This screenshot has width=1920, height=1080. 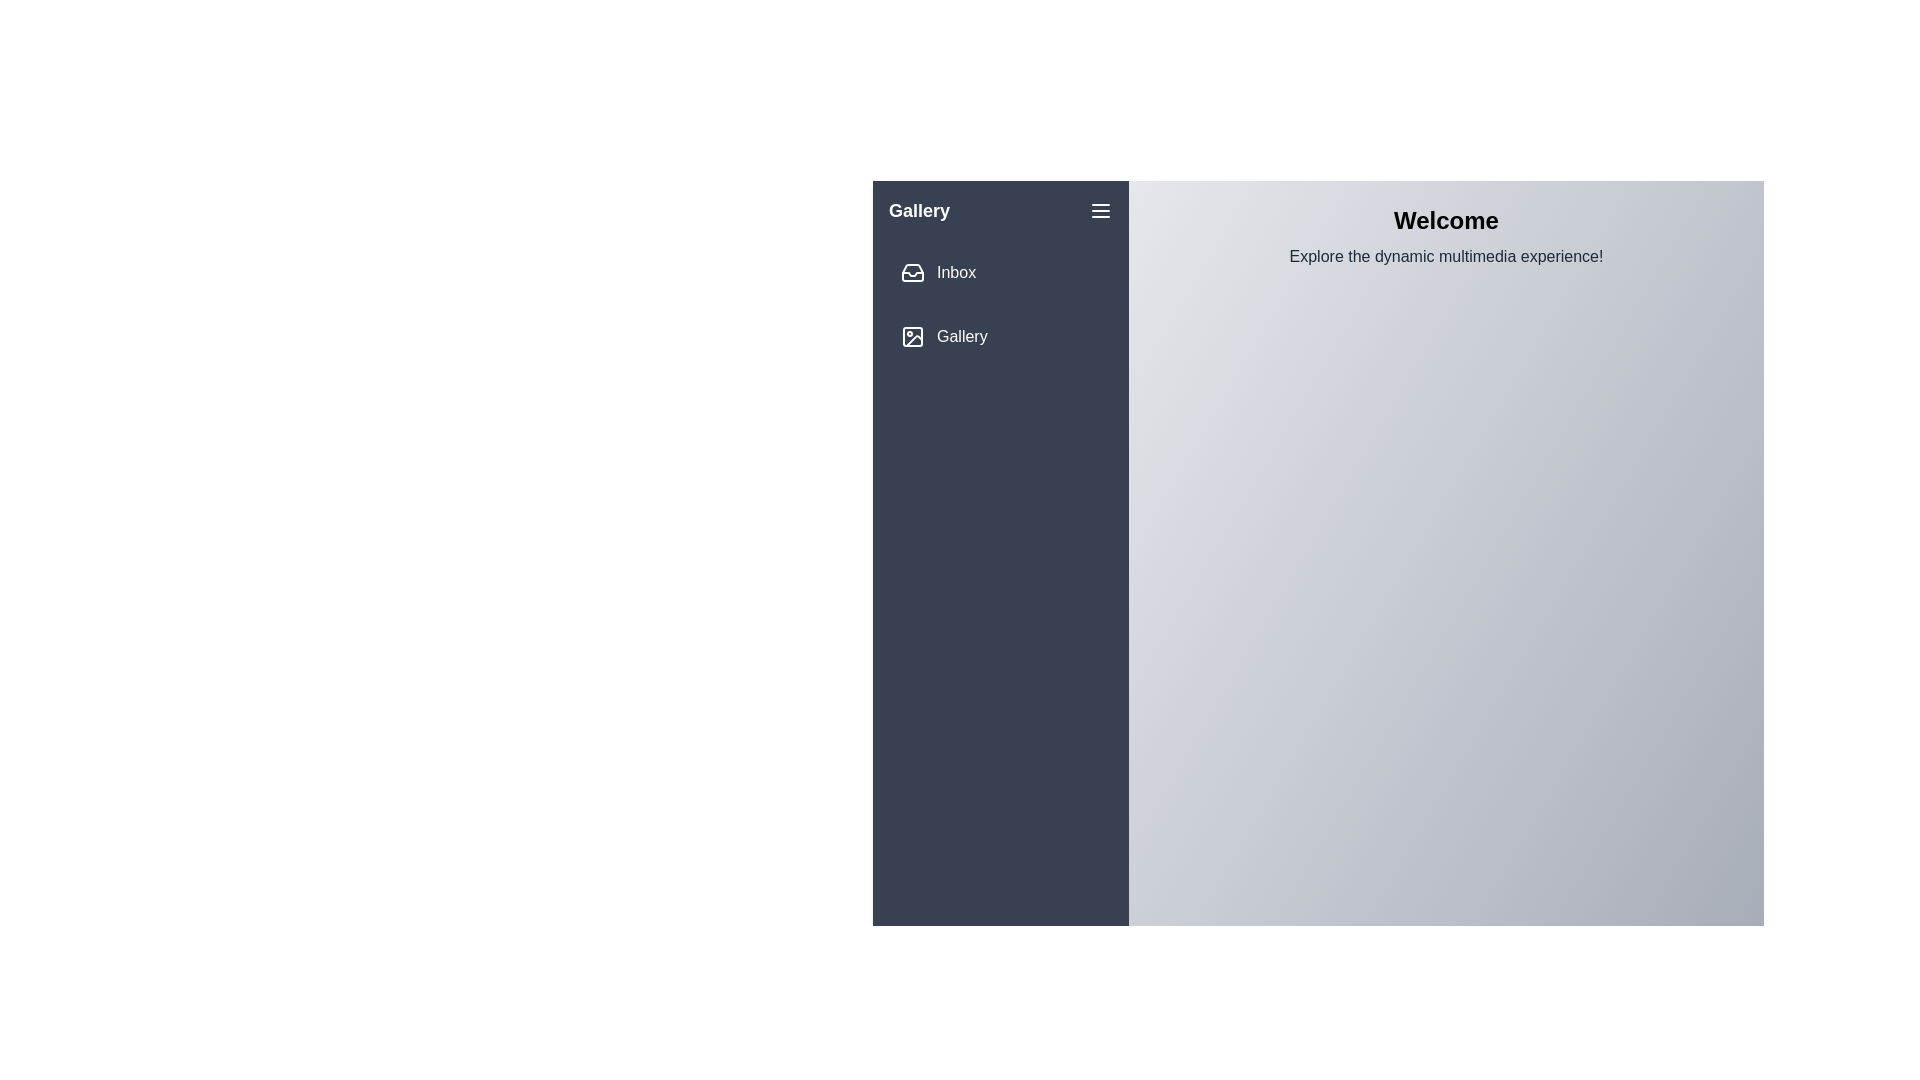 I want to click on the icon representing an image frame and a small circle located in the left side navigation menu to focus on the associated 'Gallery' menu item, so click(x=911, y=335).